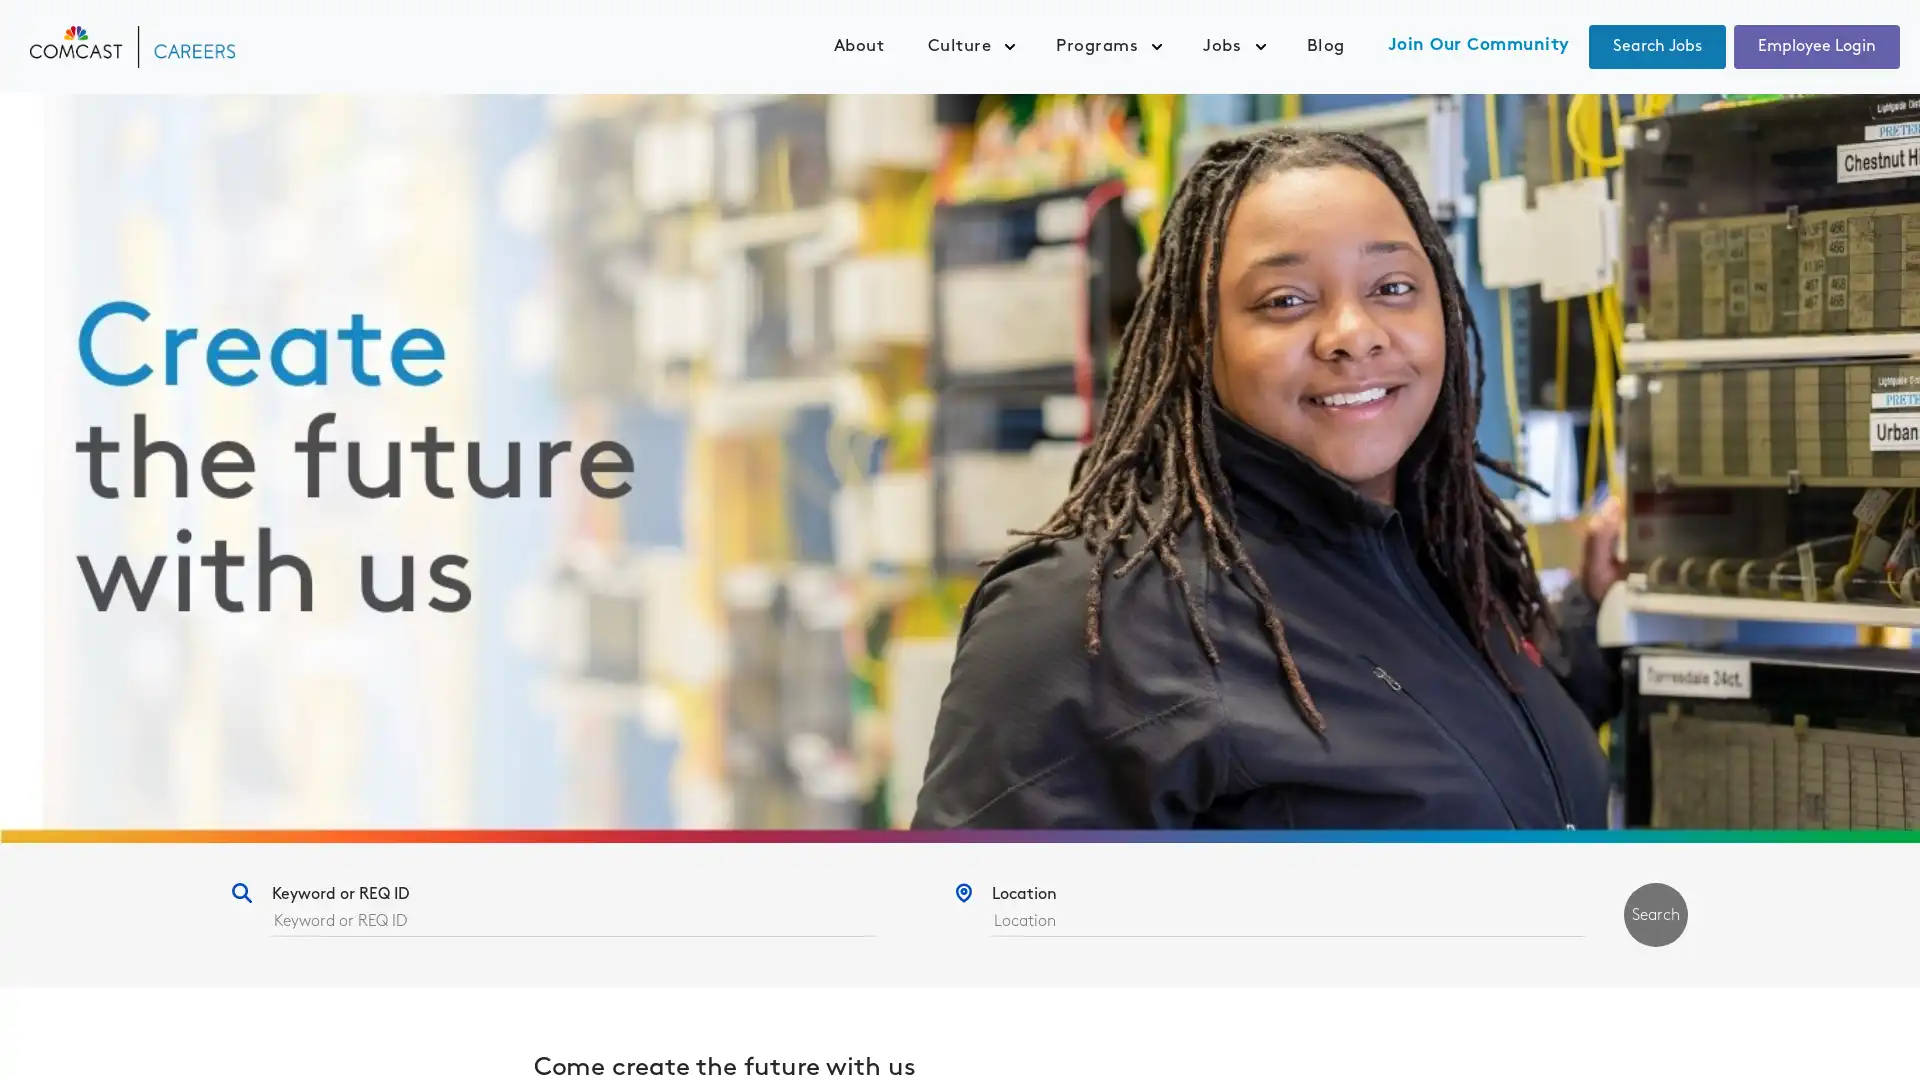 The width and height of the screenshot is (1920, 1080). What do you see at coordinates (1656, 914) in the screenshot?
I see `Search` at bounding box center [1656, 914].